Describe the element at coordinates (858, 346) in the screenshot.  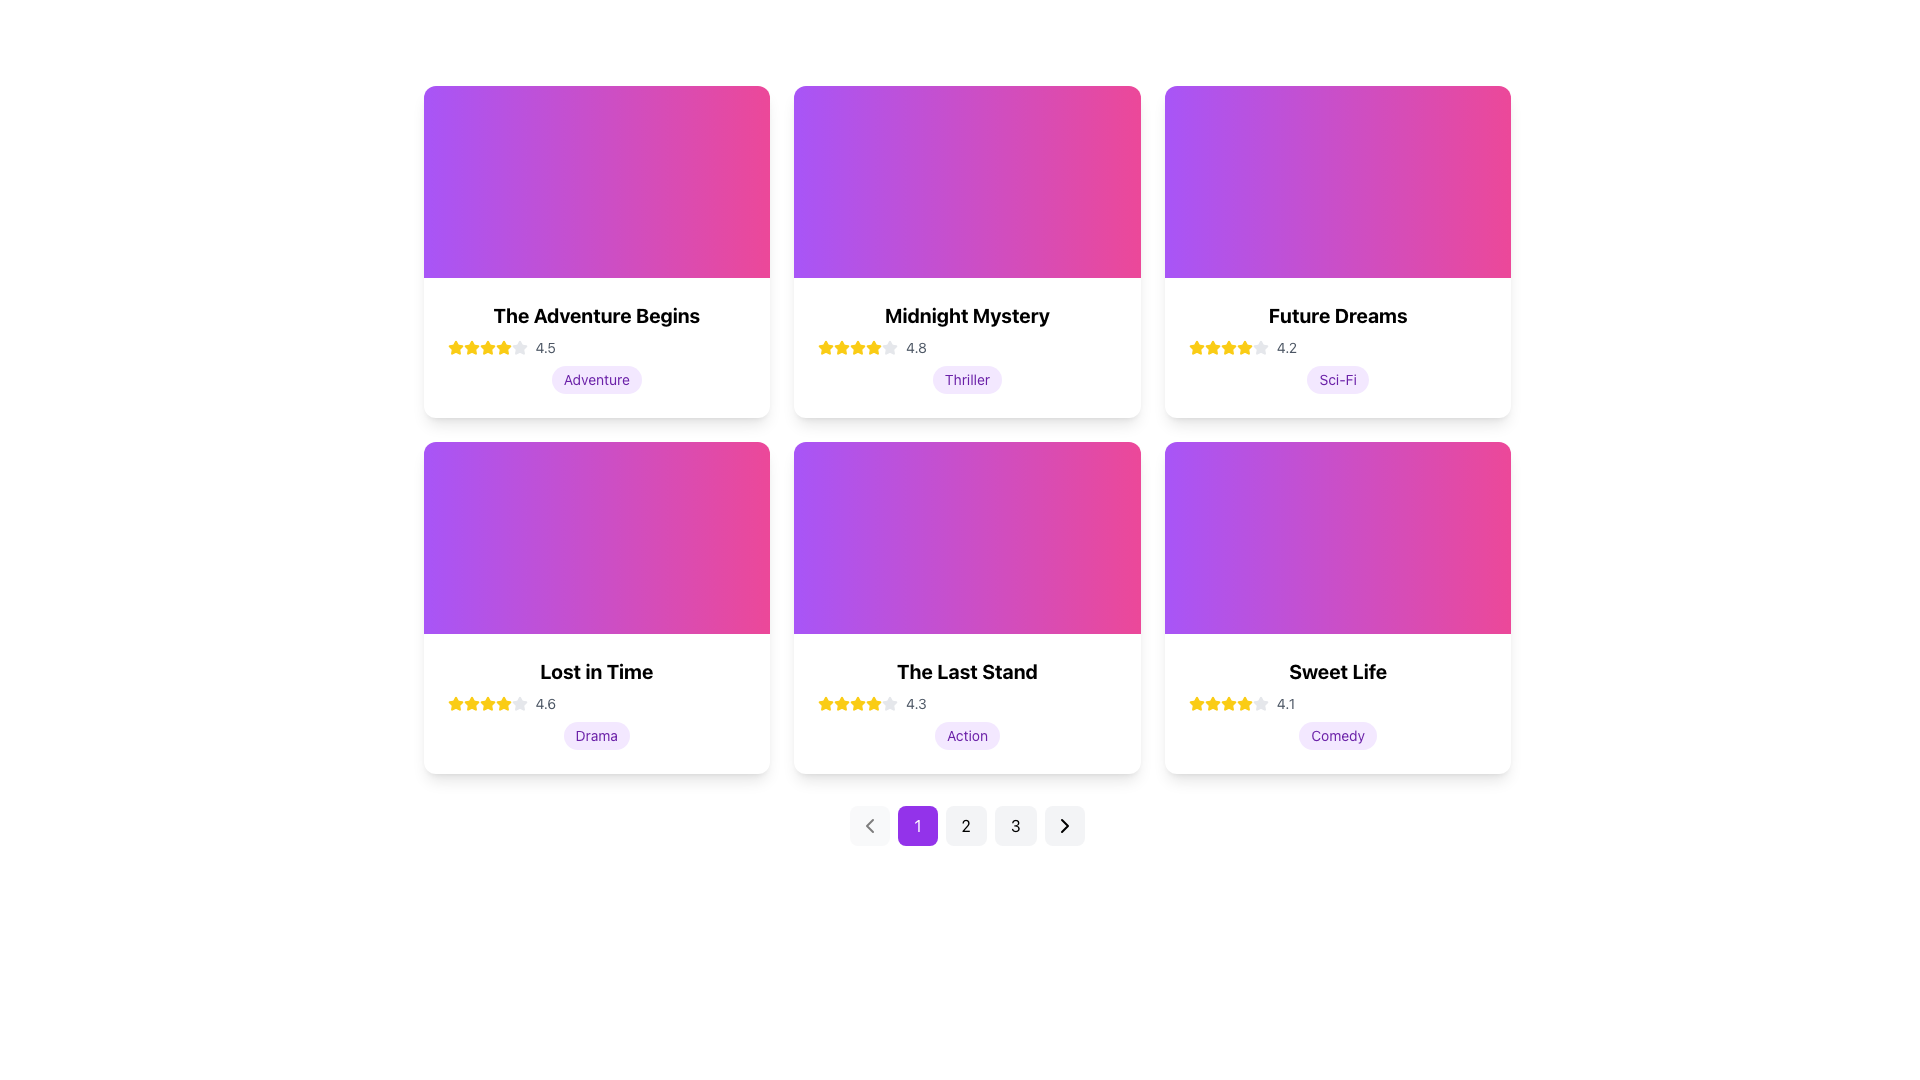
I see `the third yellow star icon in the second row of the rating system for the movie 'Midnight Mystery'` at that location.